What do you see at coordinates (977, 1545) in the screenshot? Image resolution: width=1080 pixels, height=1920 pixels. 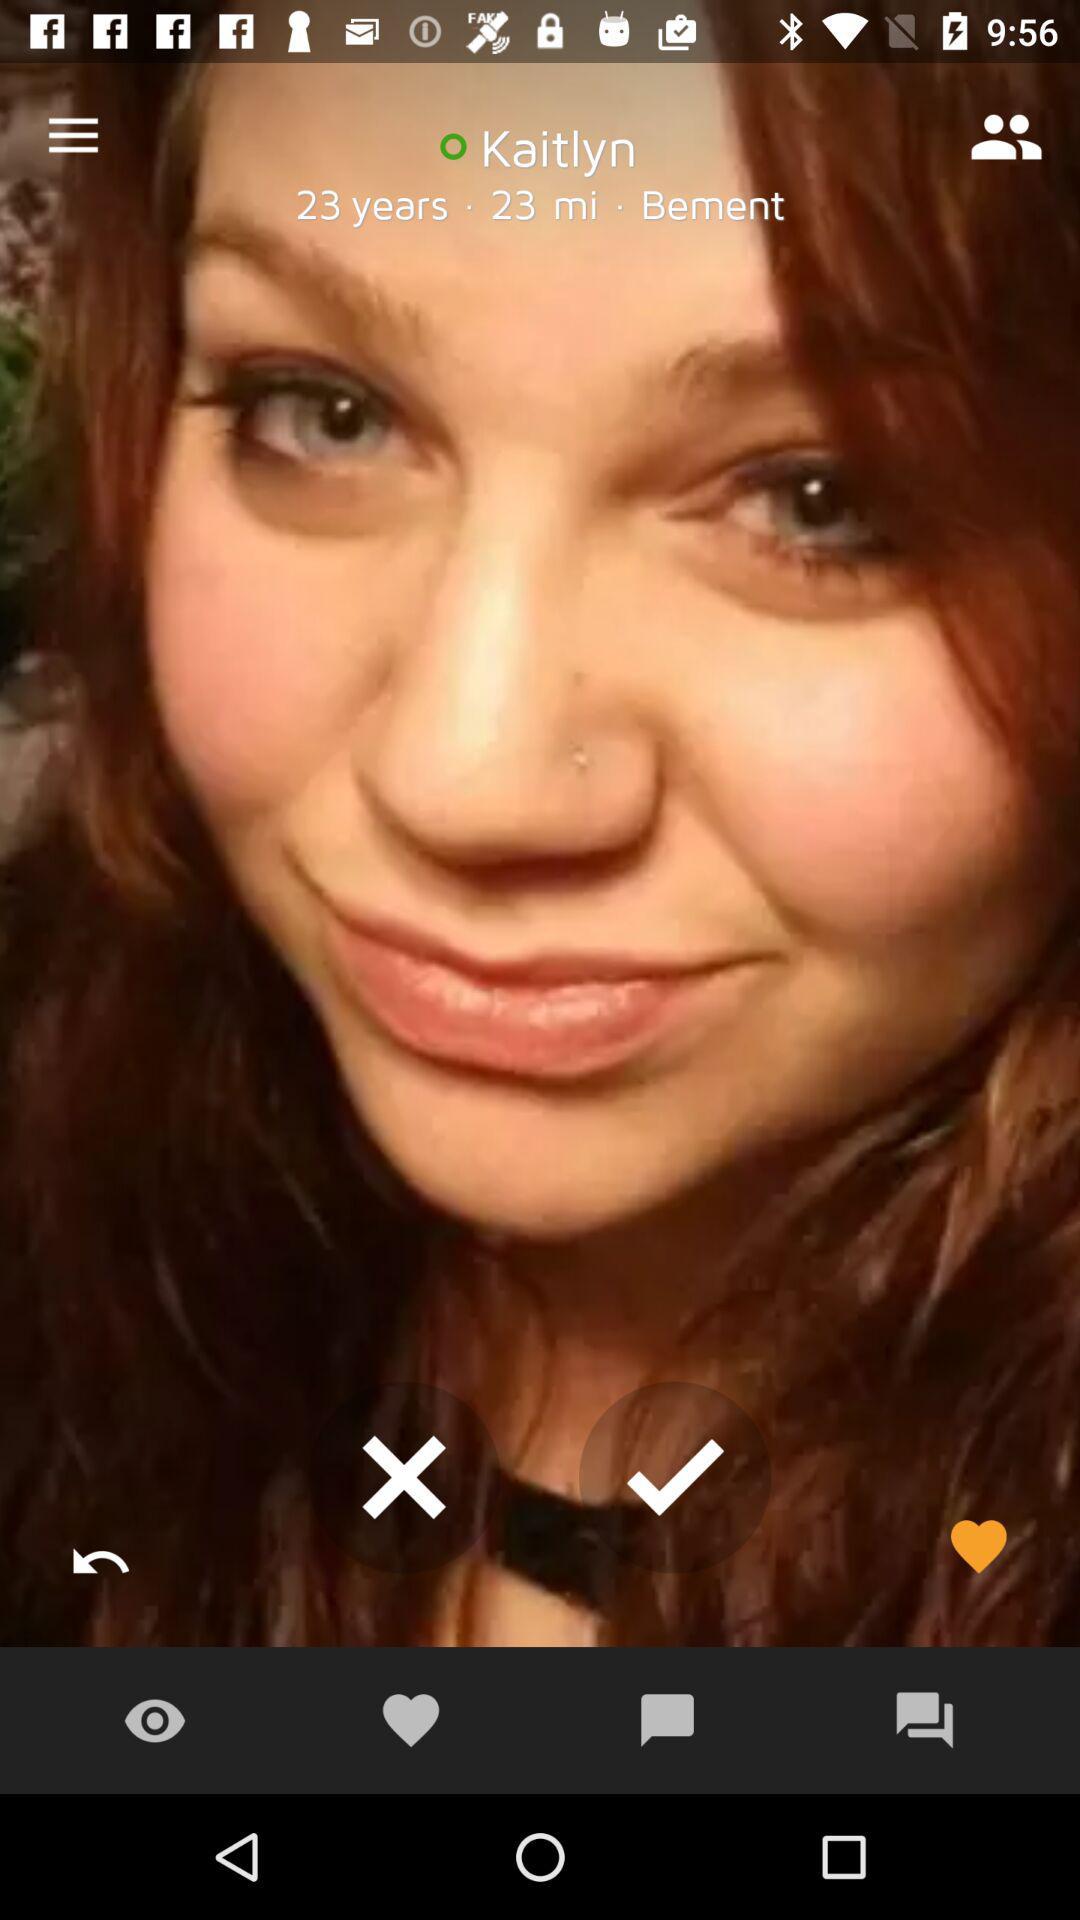 I see `the favorite icon` at bounding box center [977, 1545].